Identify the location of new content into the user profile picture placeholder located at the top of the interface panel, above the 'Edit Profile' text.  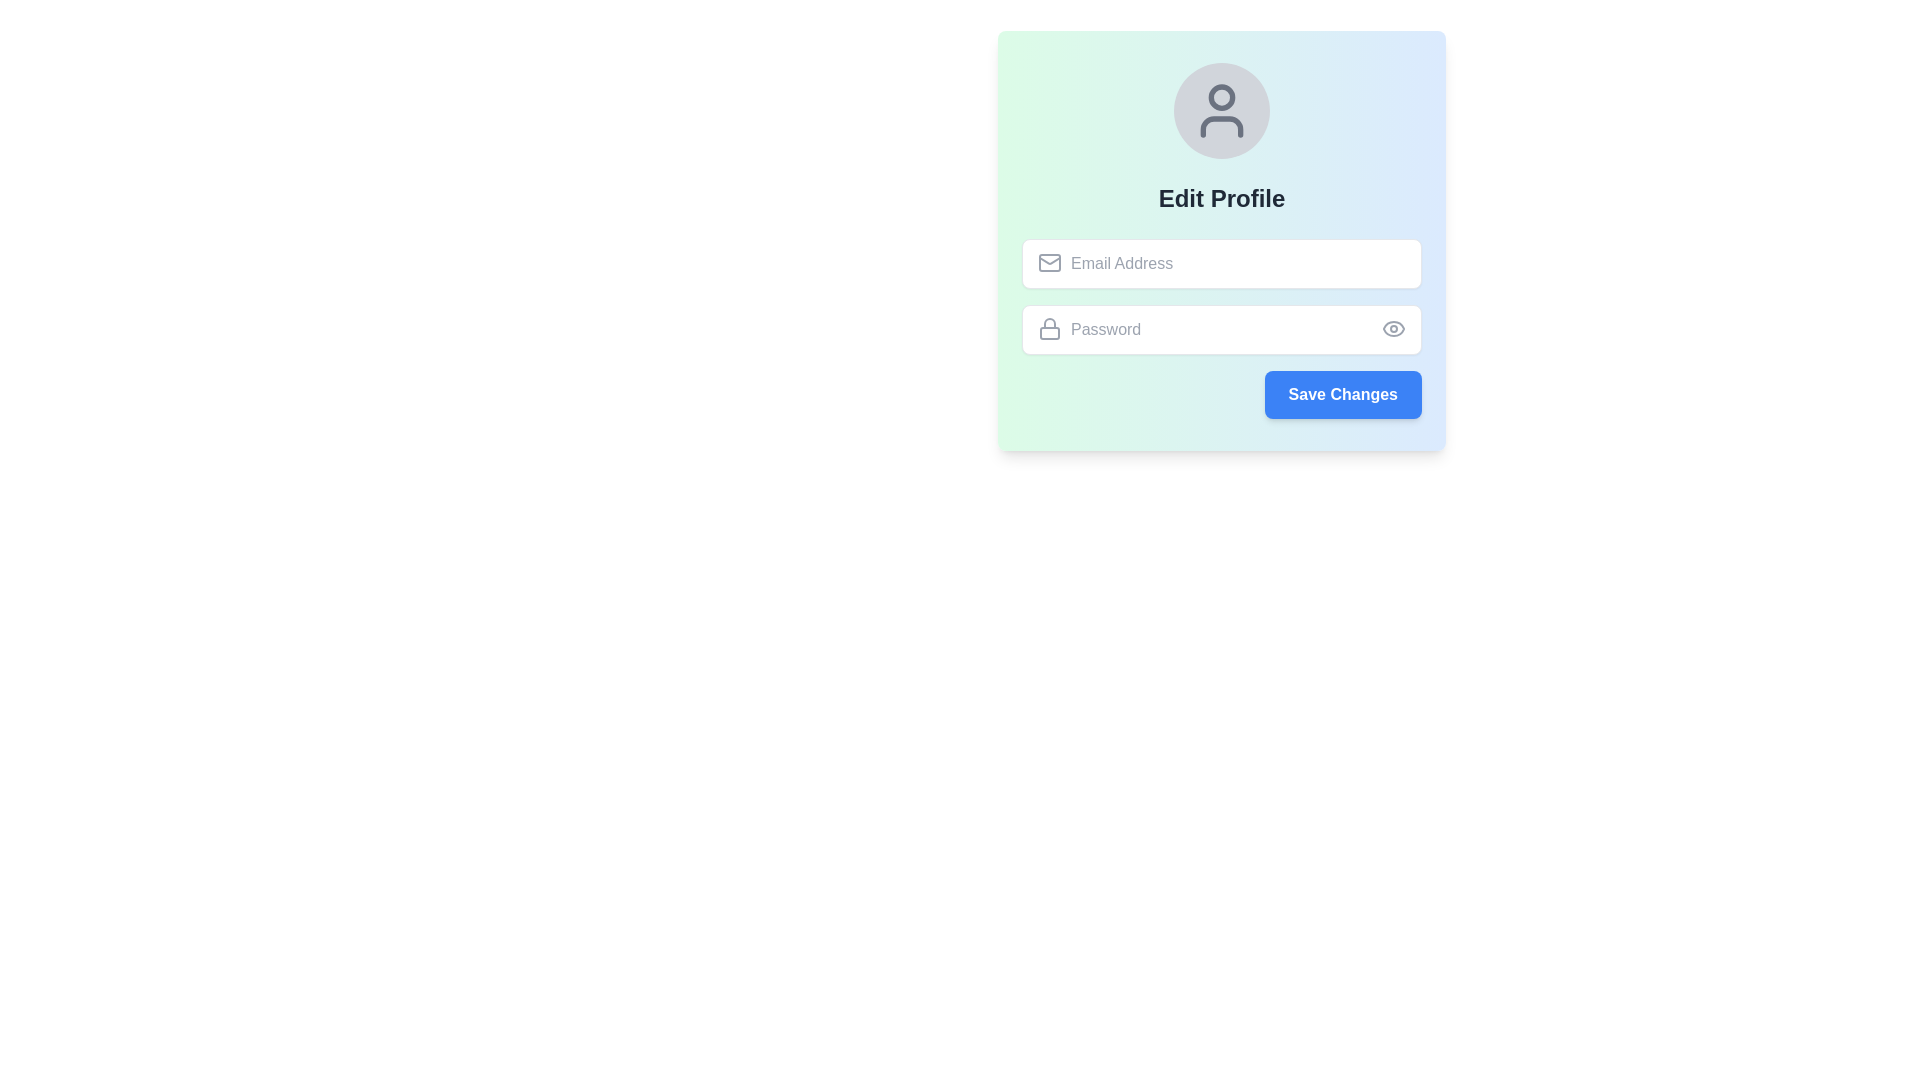
(1221, 111).